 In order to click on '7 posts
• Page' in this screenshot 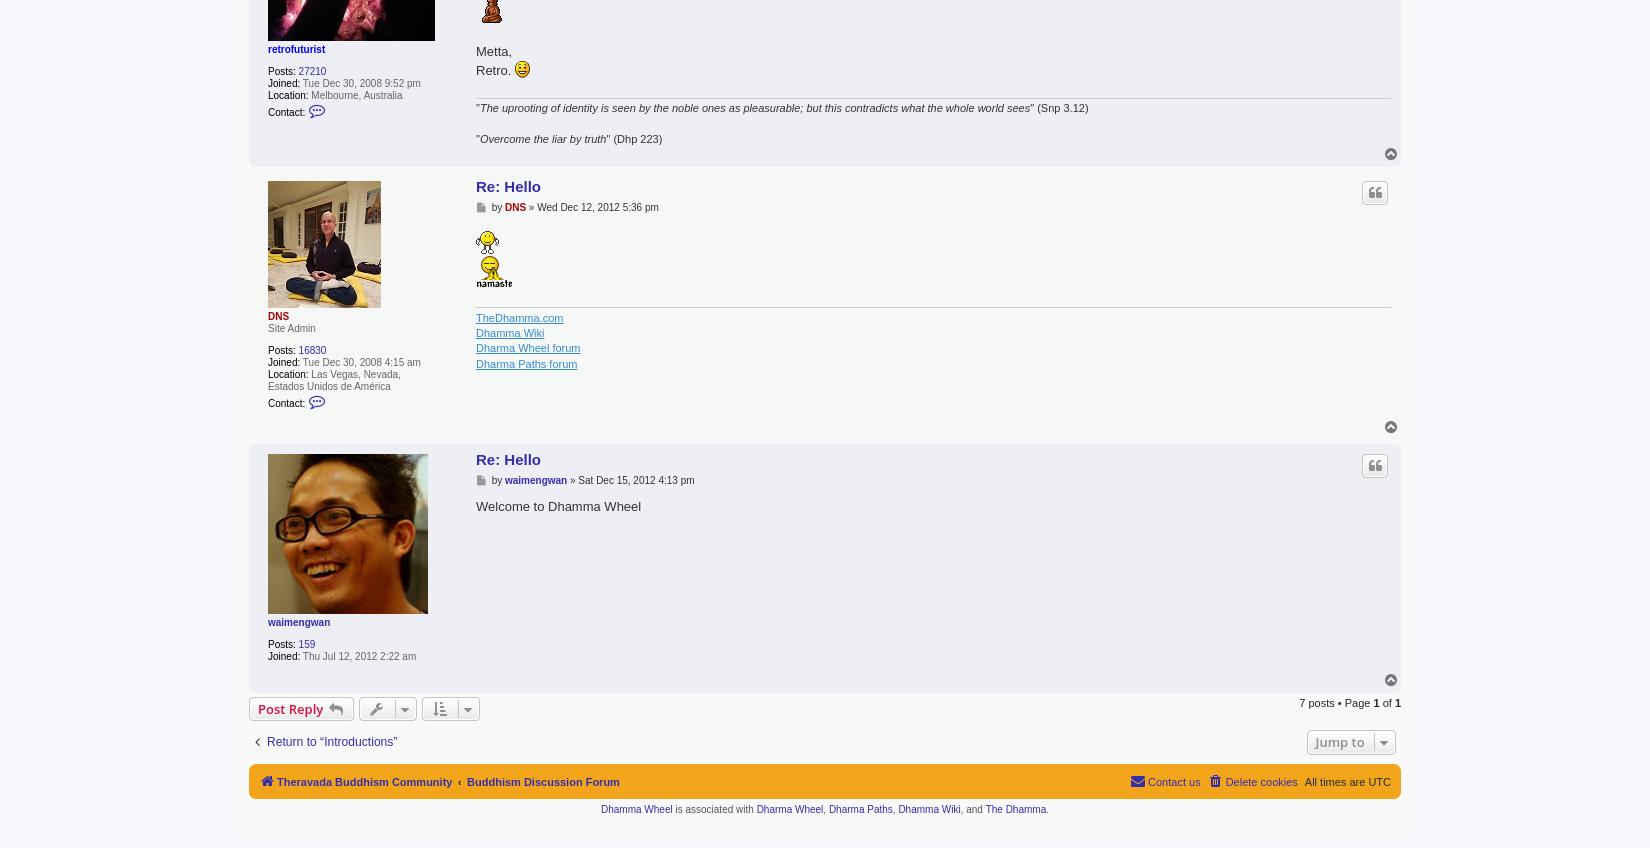, I will do `click(1335, 702)`.